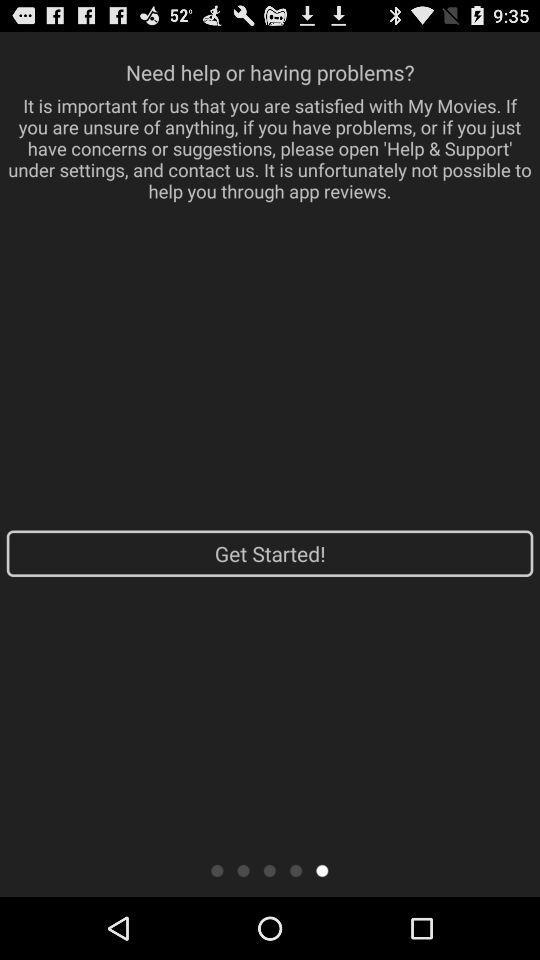 This screenshot has width=540, height=960. I want to click on get started!, so click(270, 553).